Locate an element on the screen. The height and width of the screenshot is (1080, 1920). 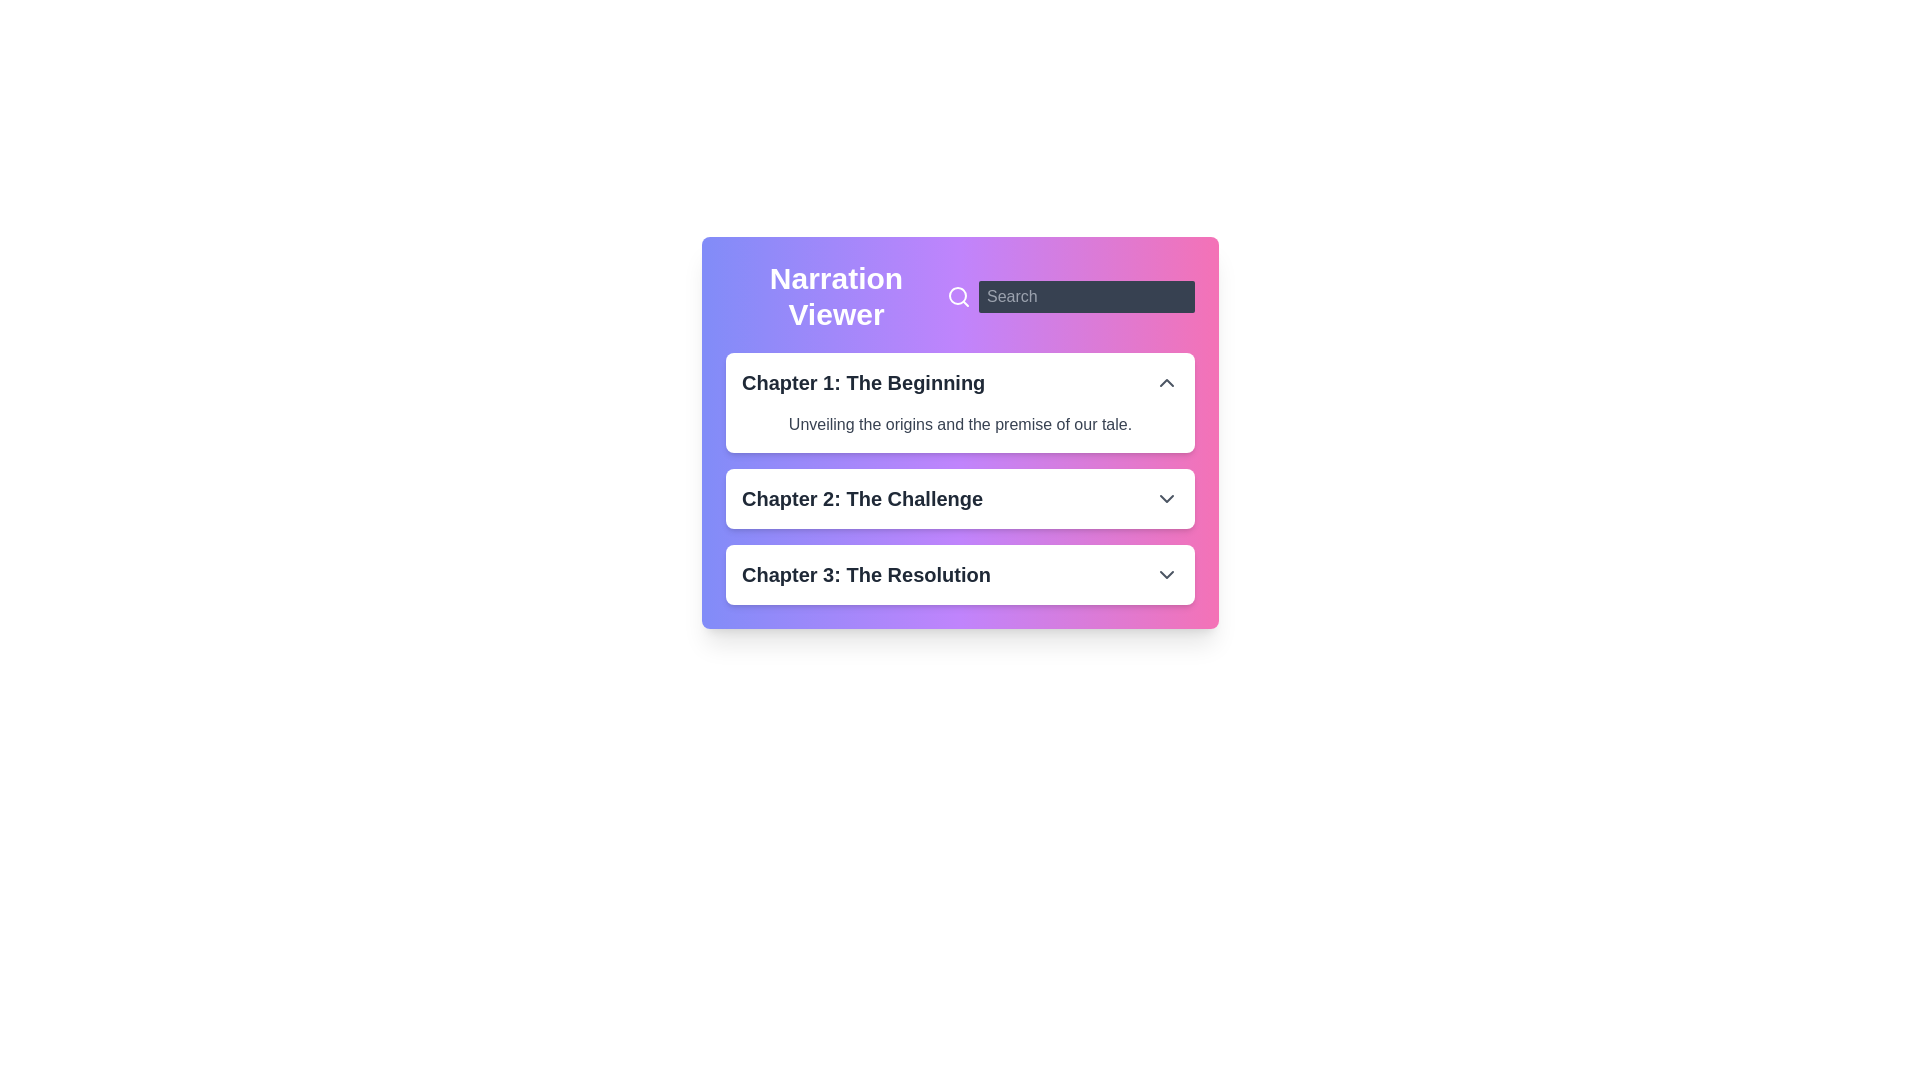
the downward-pointing Chevron icon (expand/collapse indicator) located on the right side of the bar labeled 'Chapter 3: The Resolution' is located at coordinates (1166, 574).